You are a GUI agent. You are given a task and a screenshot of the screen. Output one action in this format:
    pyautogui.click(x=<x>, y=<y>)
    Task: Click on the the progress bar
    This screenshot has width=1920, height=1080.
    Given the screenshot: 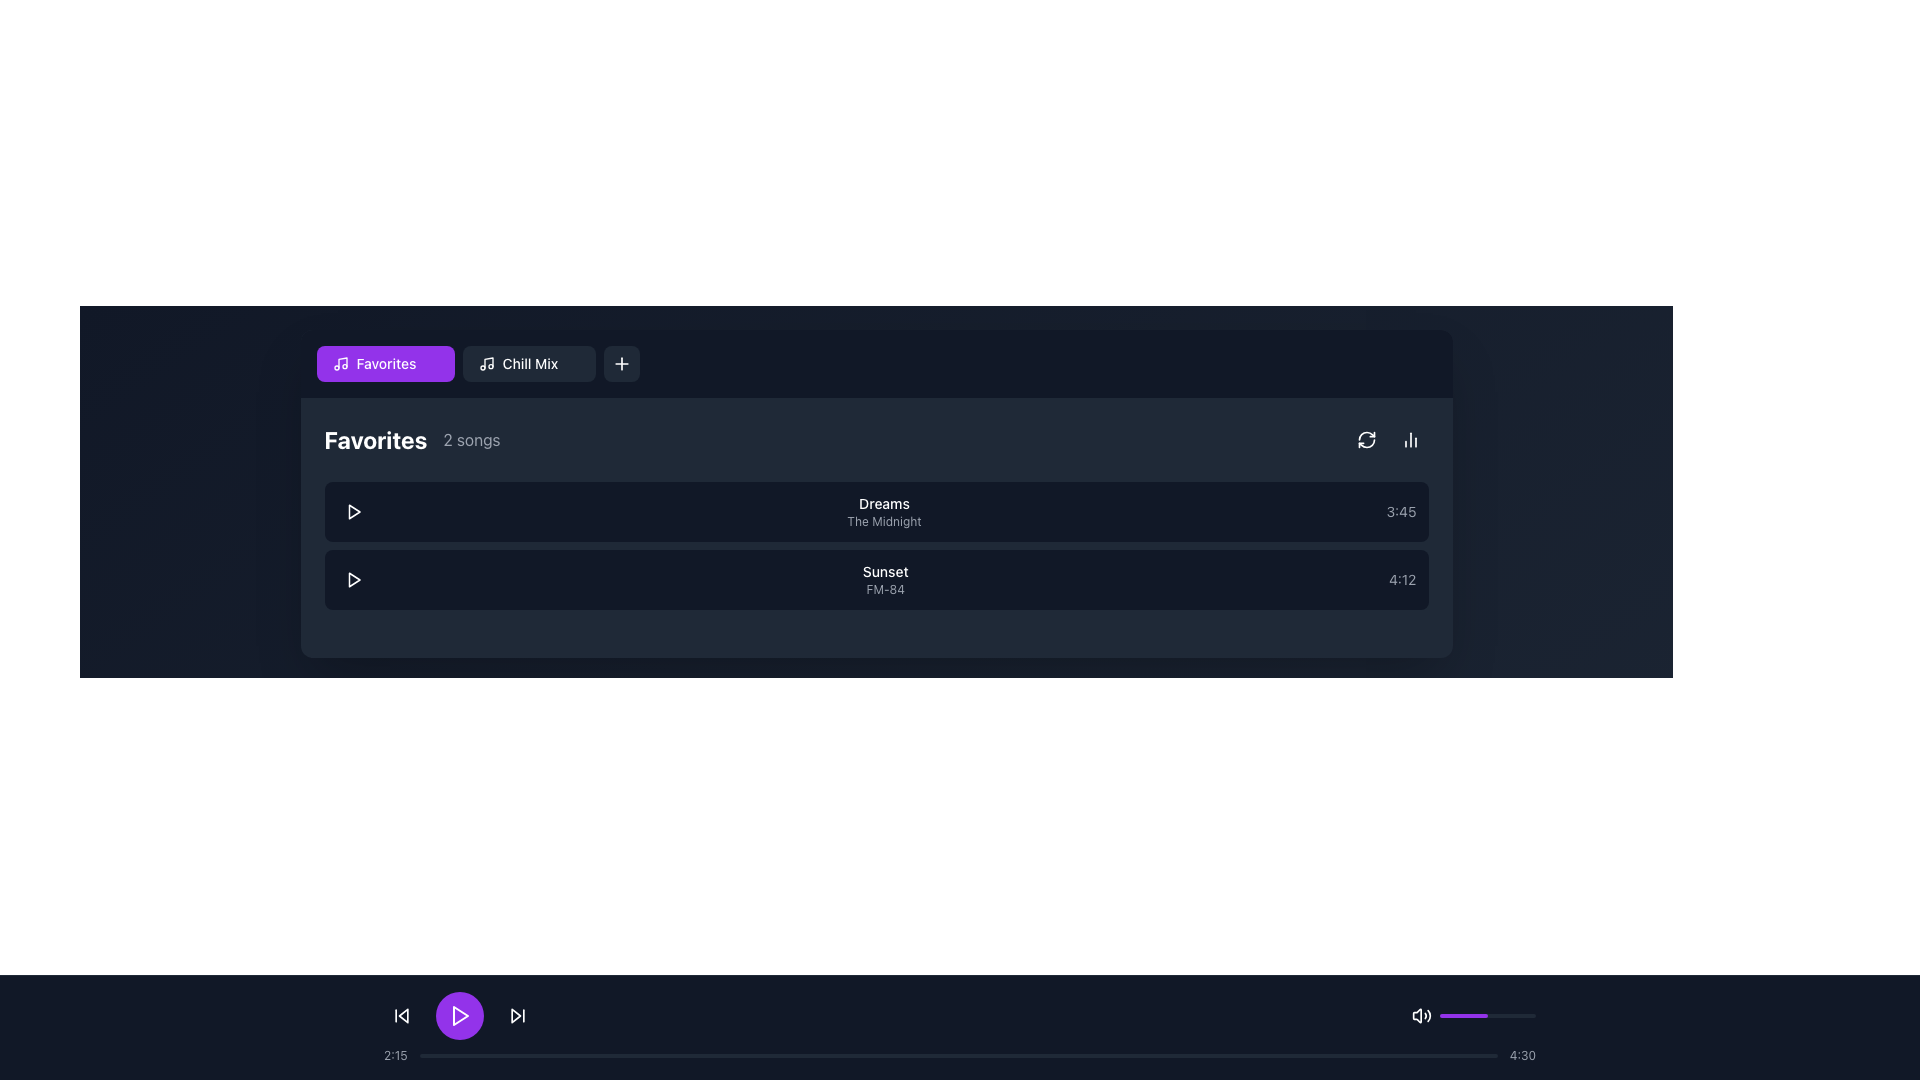 What is the action you would take?
    pyautogui.click(x=1065, y=1055)
    